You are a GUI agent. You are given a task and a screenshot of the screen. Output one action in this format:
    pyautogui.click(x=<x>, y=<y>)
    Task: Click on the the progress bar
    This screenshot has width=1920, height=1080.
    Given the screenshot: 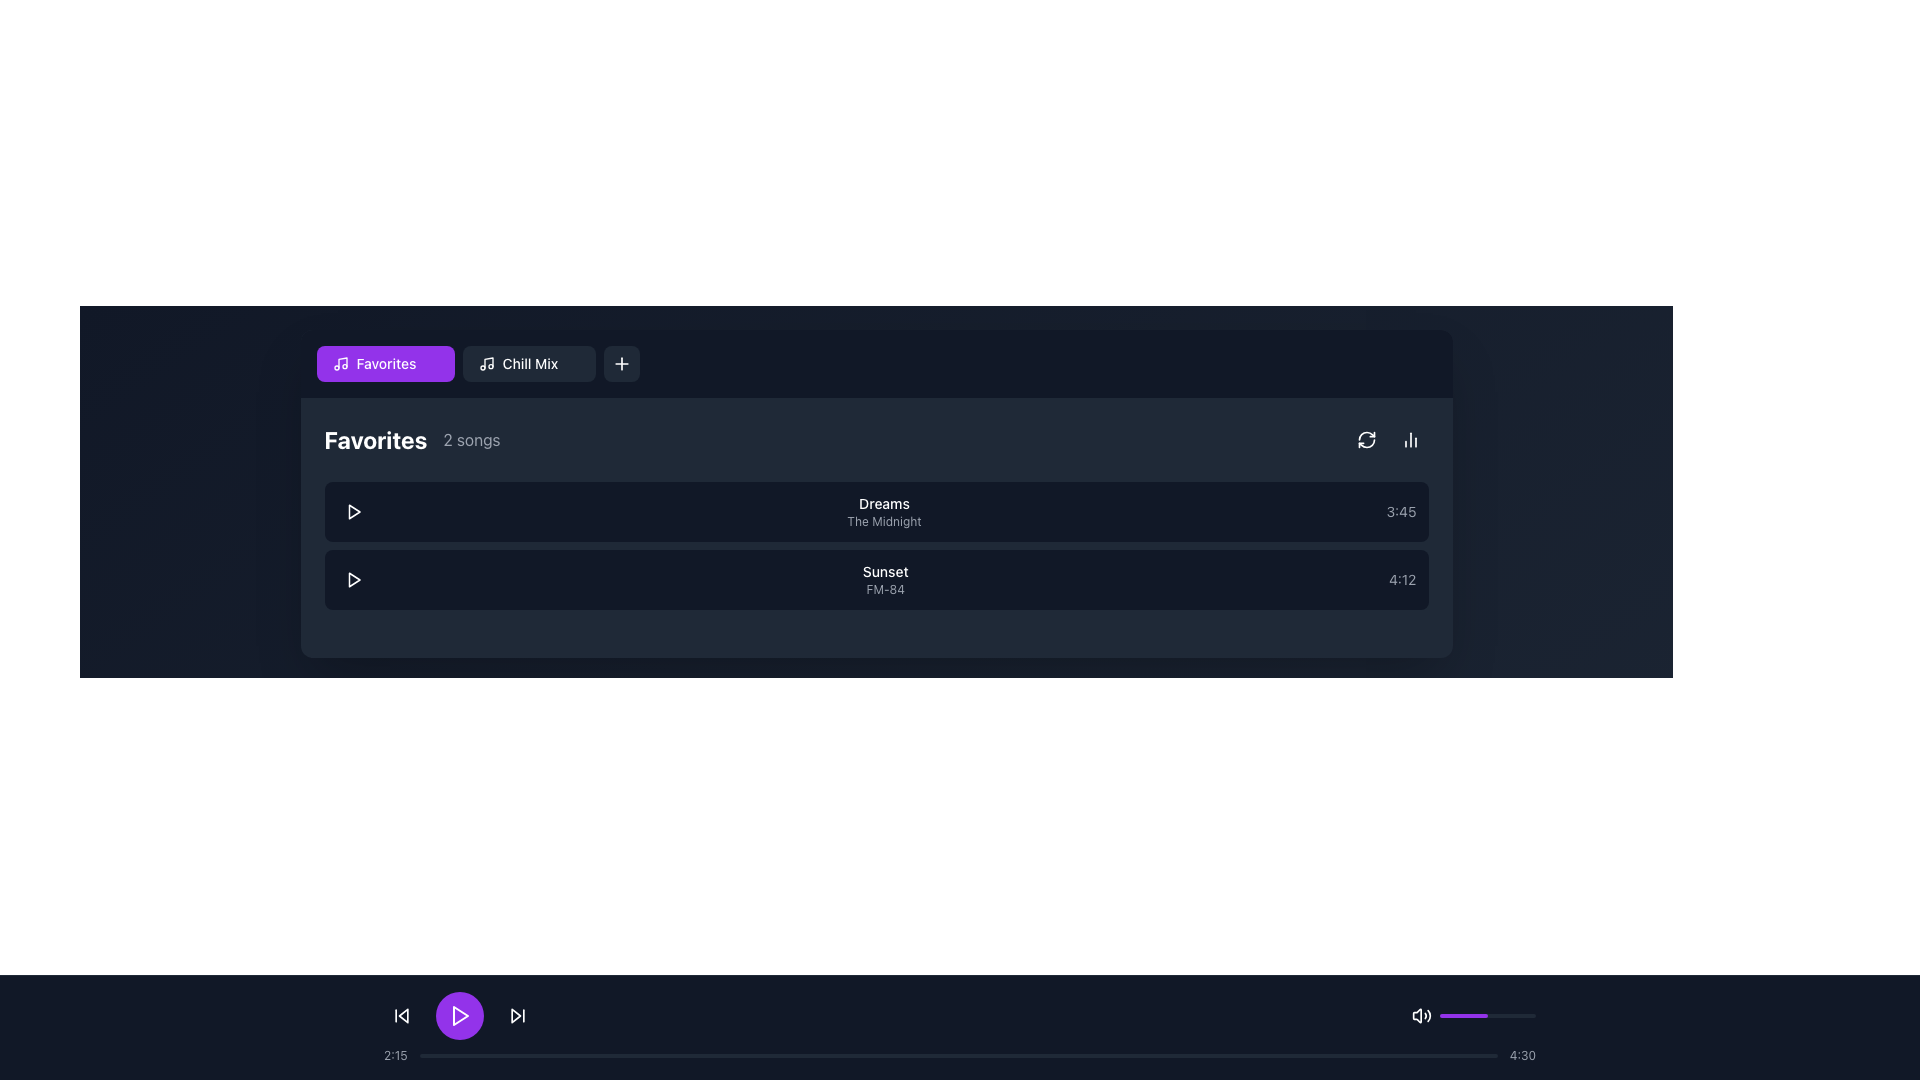 What is the action you would take?
    pyautogui.click(x=1065, y=1055)
    